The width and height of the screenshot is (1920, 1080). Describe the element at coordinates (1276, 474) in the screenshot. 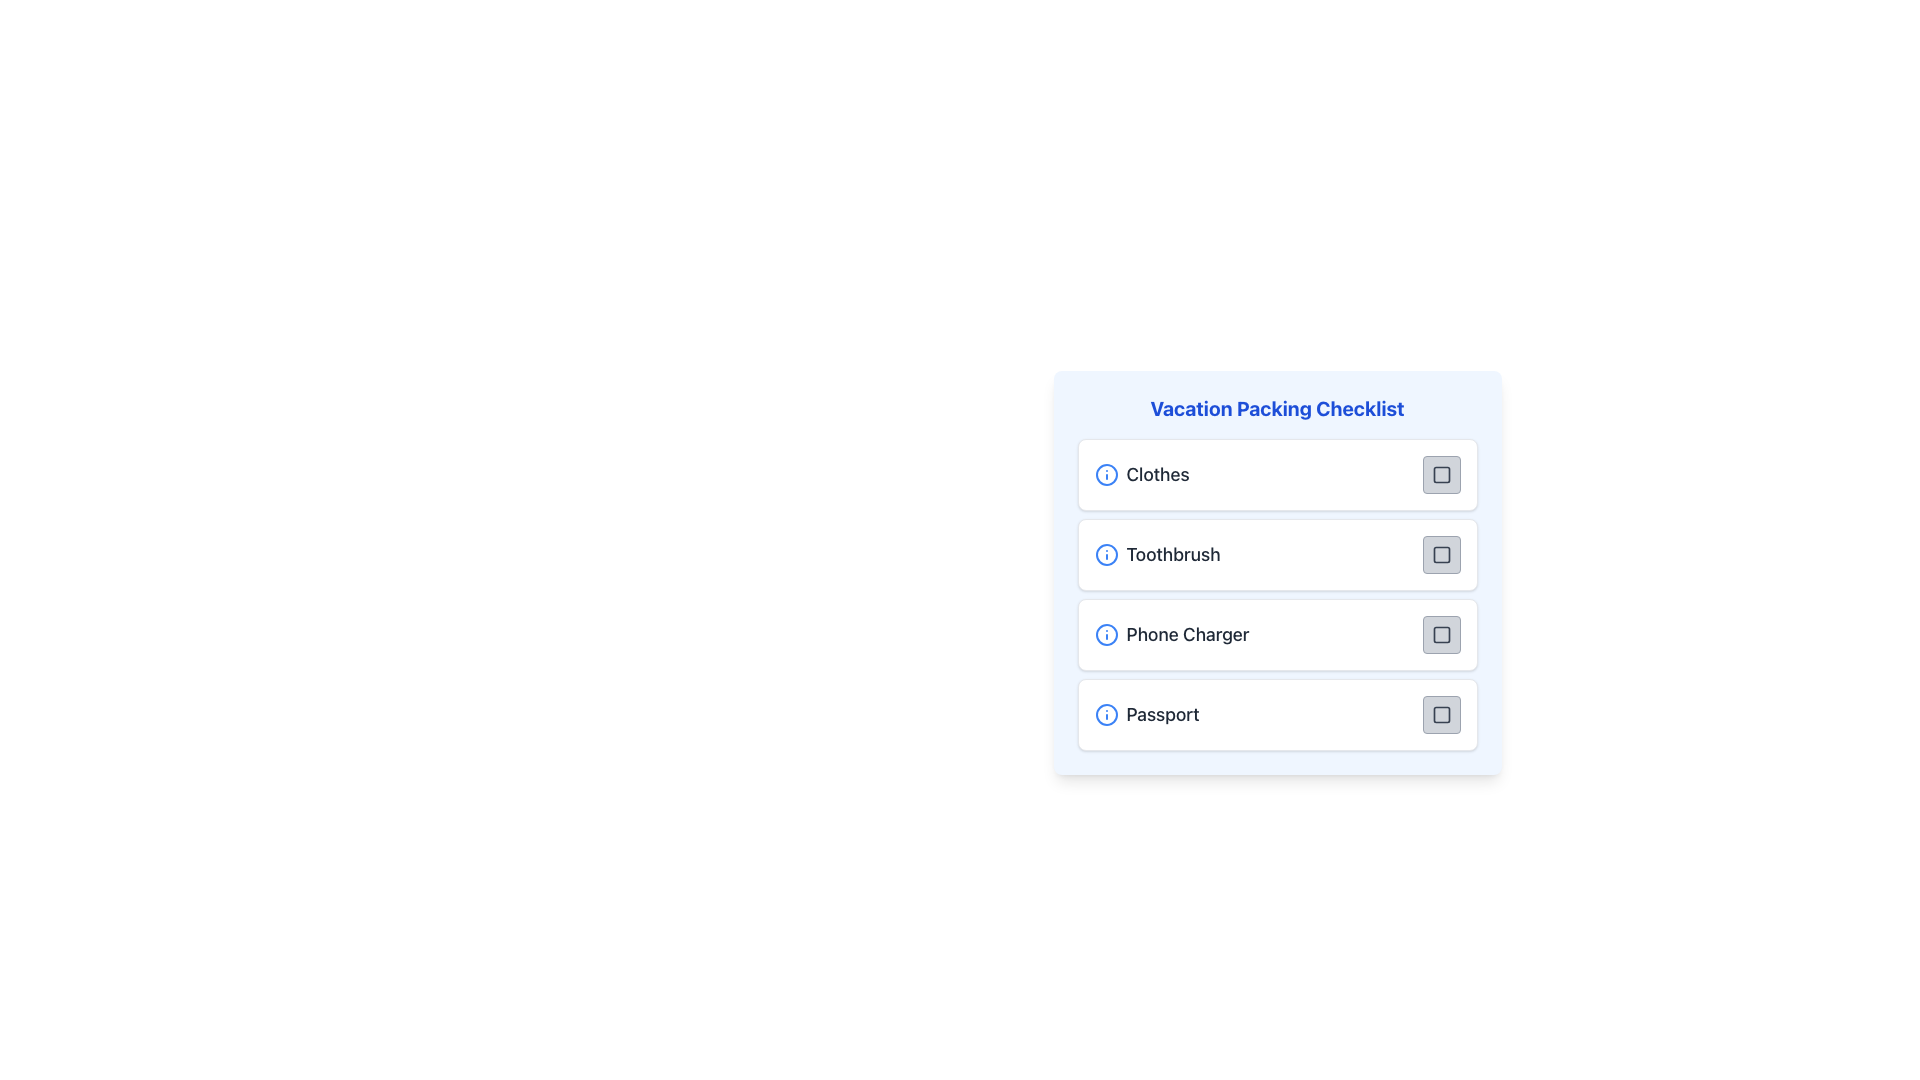

I see `the checklist item labeled 'Clothes' in the 'Vacation Packing Checklist'` at that location.